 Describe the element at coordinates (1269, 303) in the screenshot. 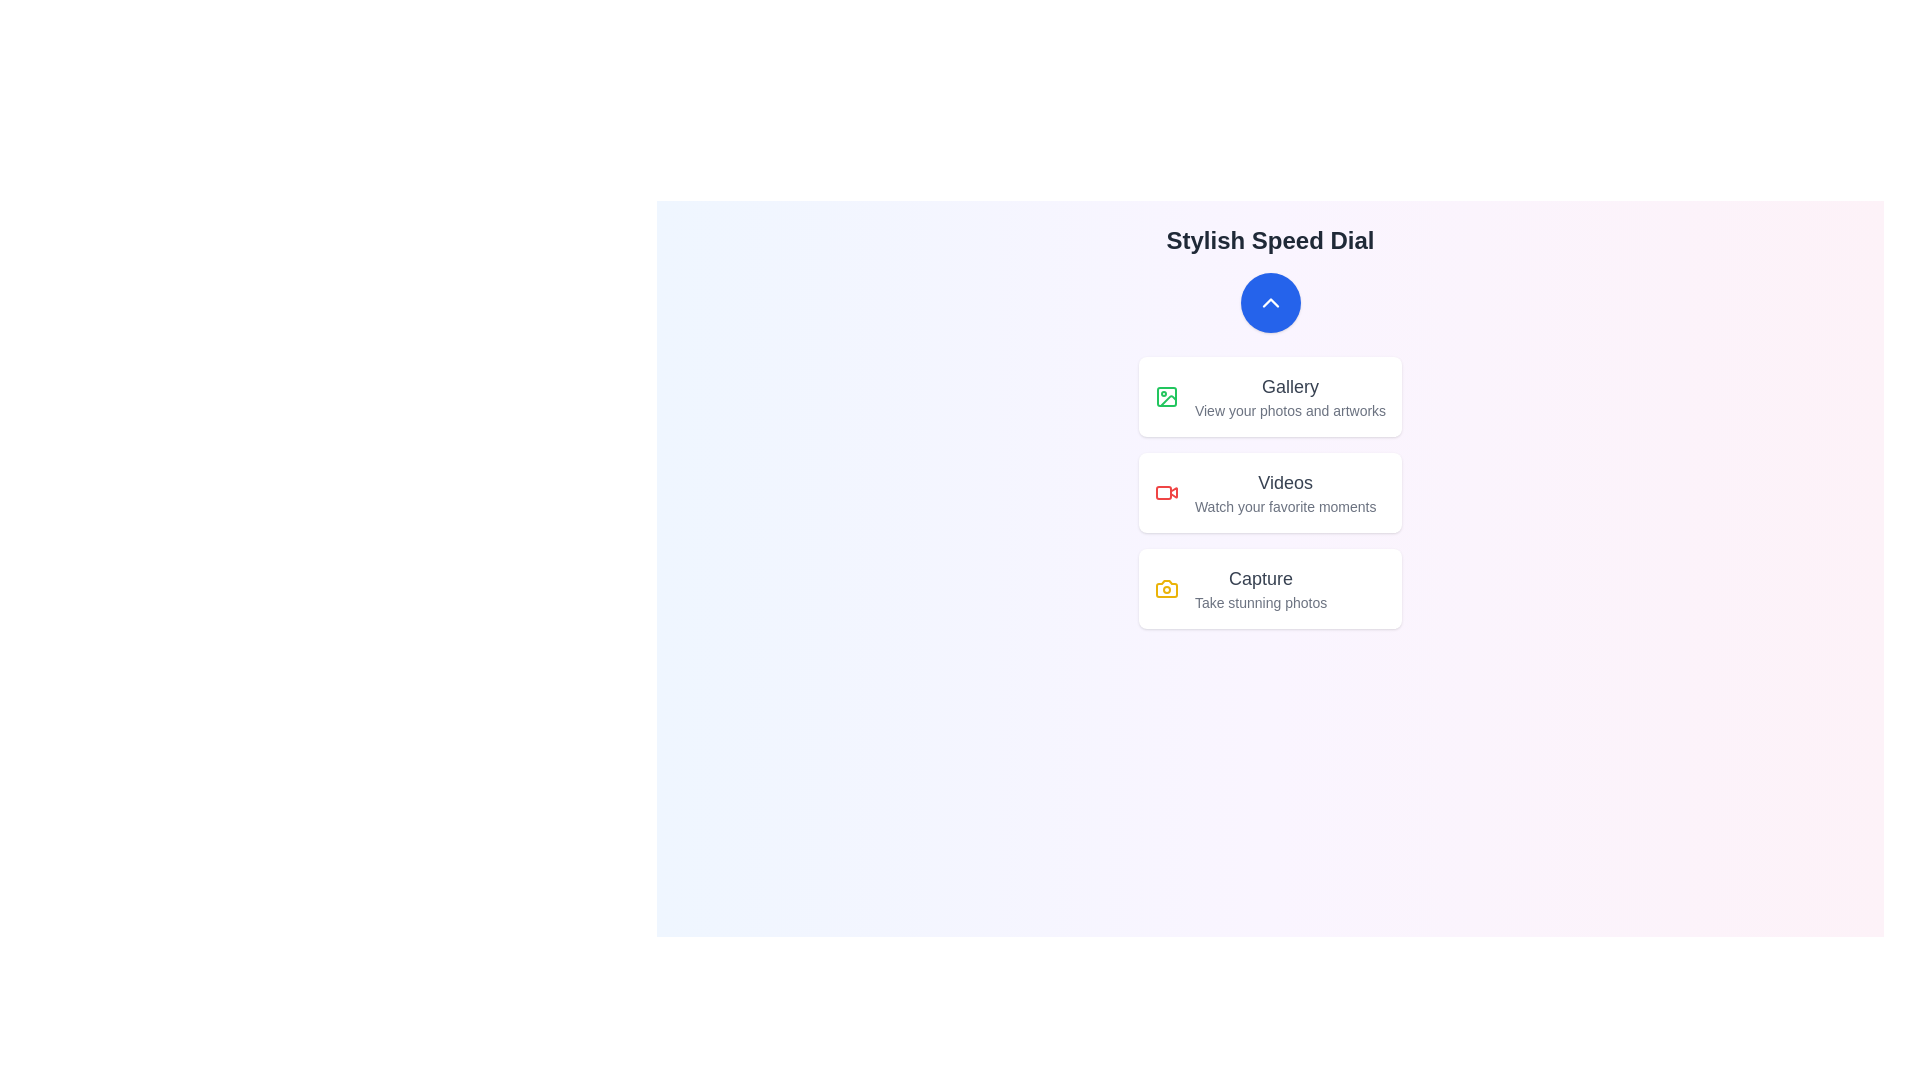

I see `main button to toggle the menu visibility` at that location.